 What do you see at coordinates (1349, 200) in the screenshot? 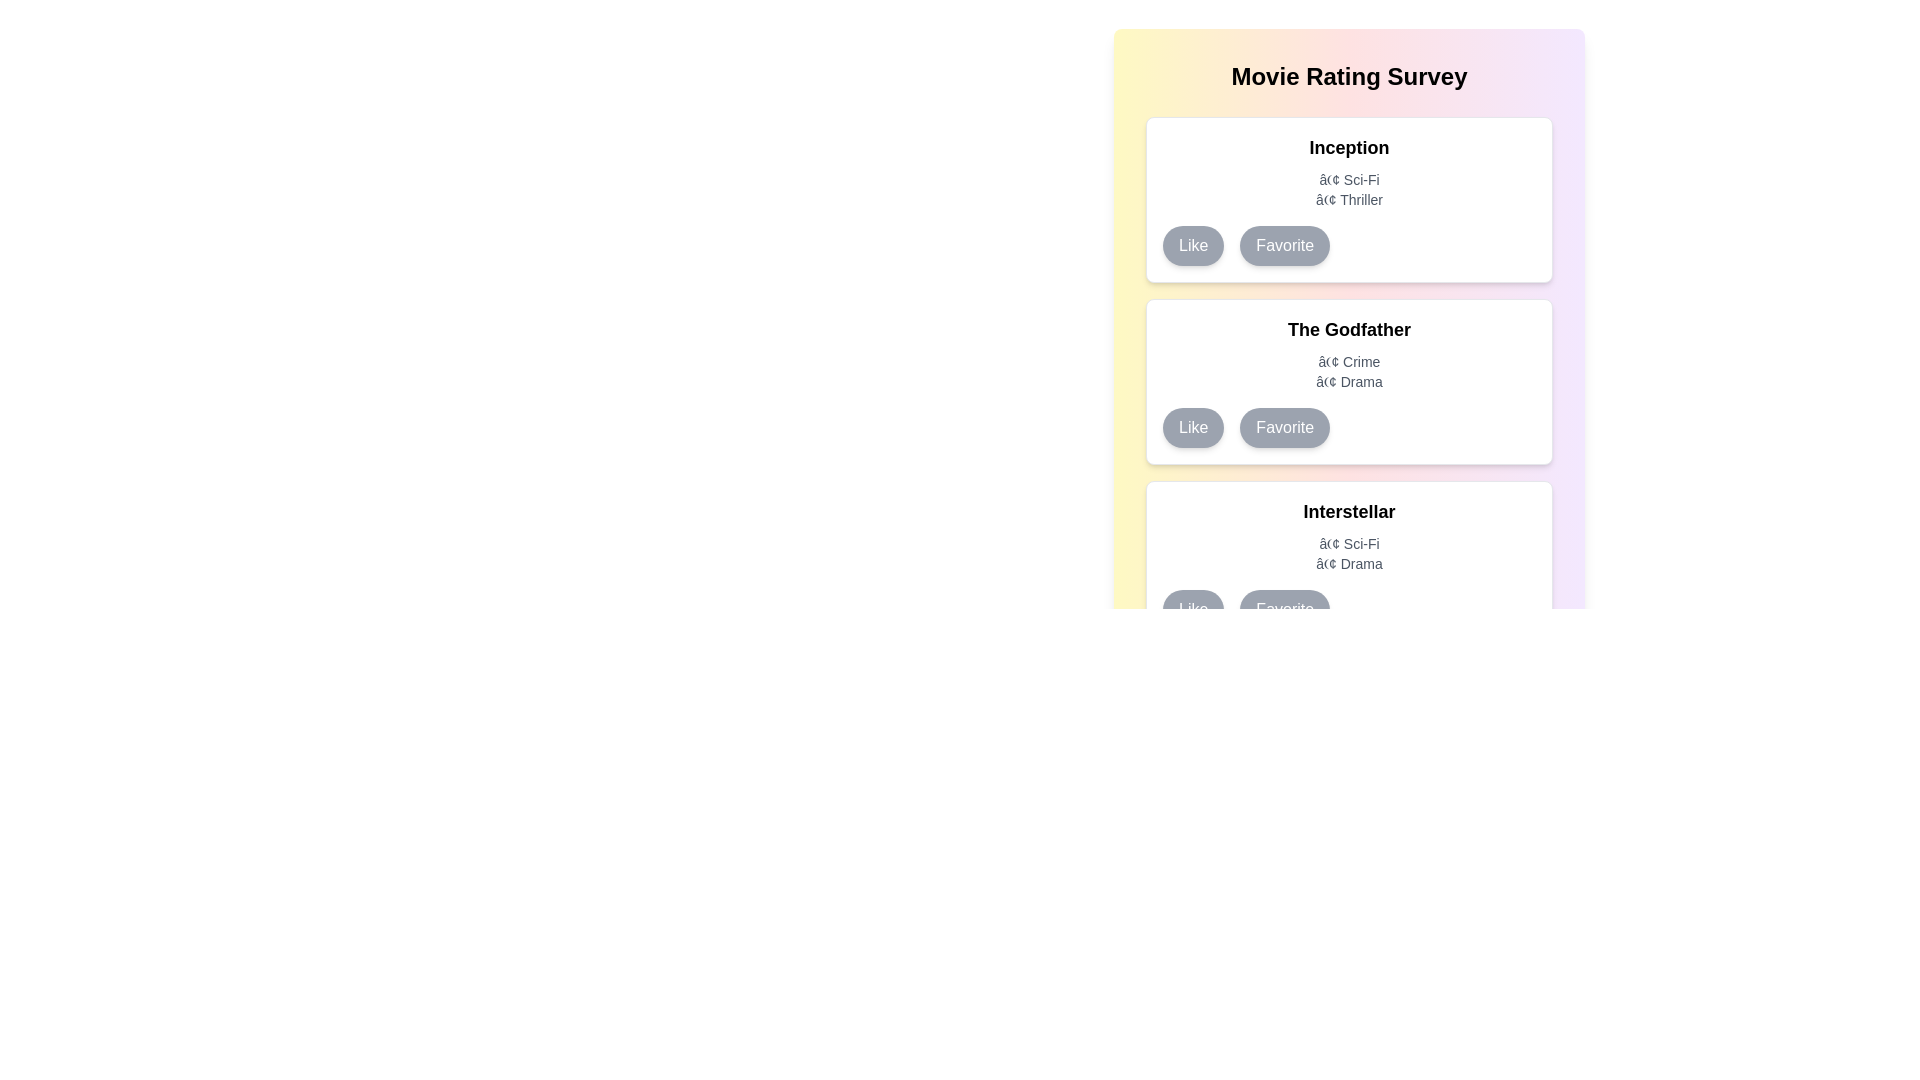
I see `the non-interactive text label displaying the genre of the movie 'Inception', located below the title and following '• Sci-Fi'` at bounding box center [1349, 200].